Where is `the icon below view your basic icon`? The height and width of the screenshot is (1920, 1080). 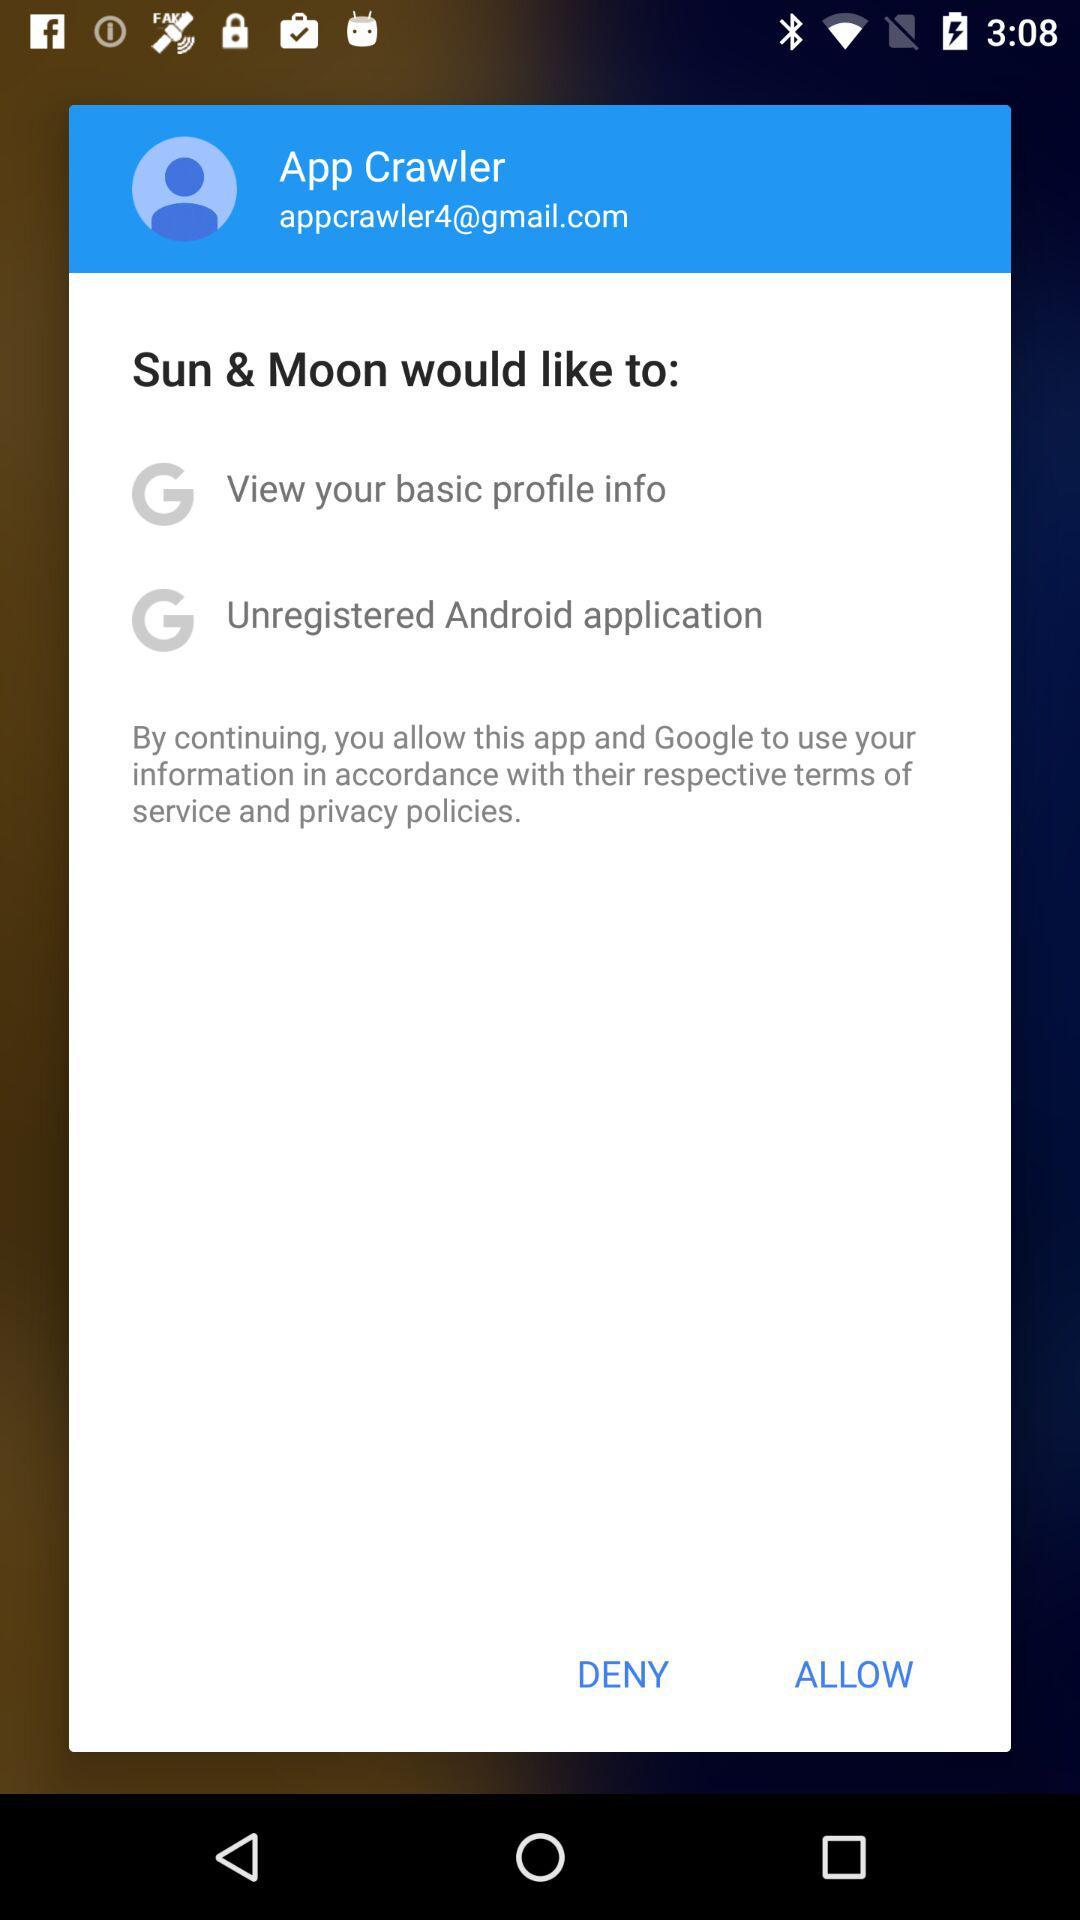
the icon below view your basic icon is located at coordinates (494, 612).